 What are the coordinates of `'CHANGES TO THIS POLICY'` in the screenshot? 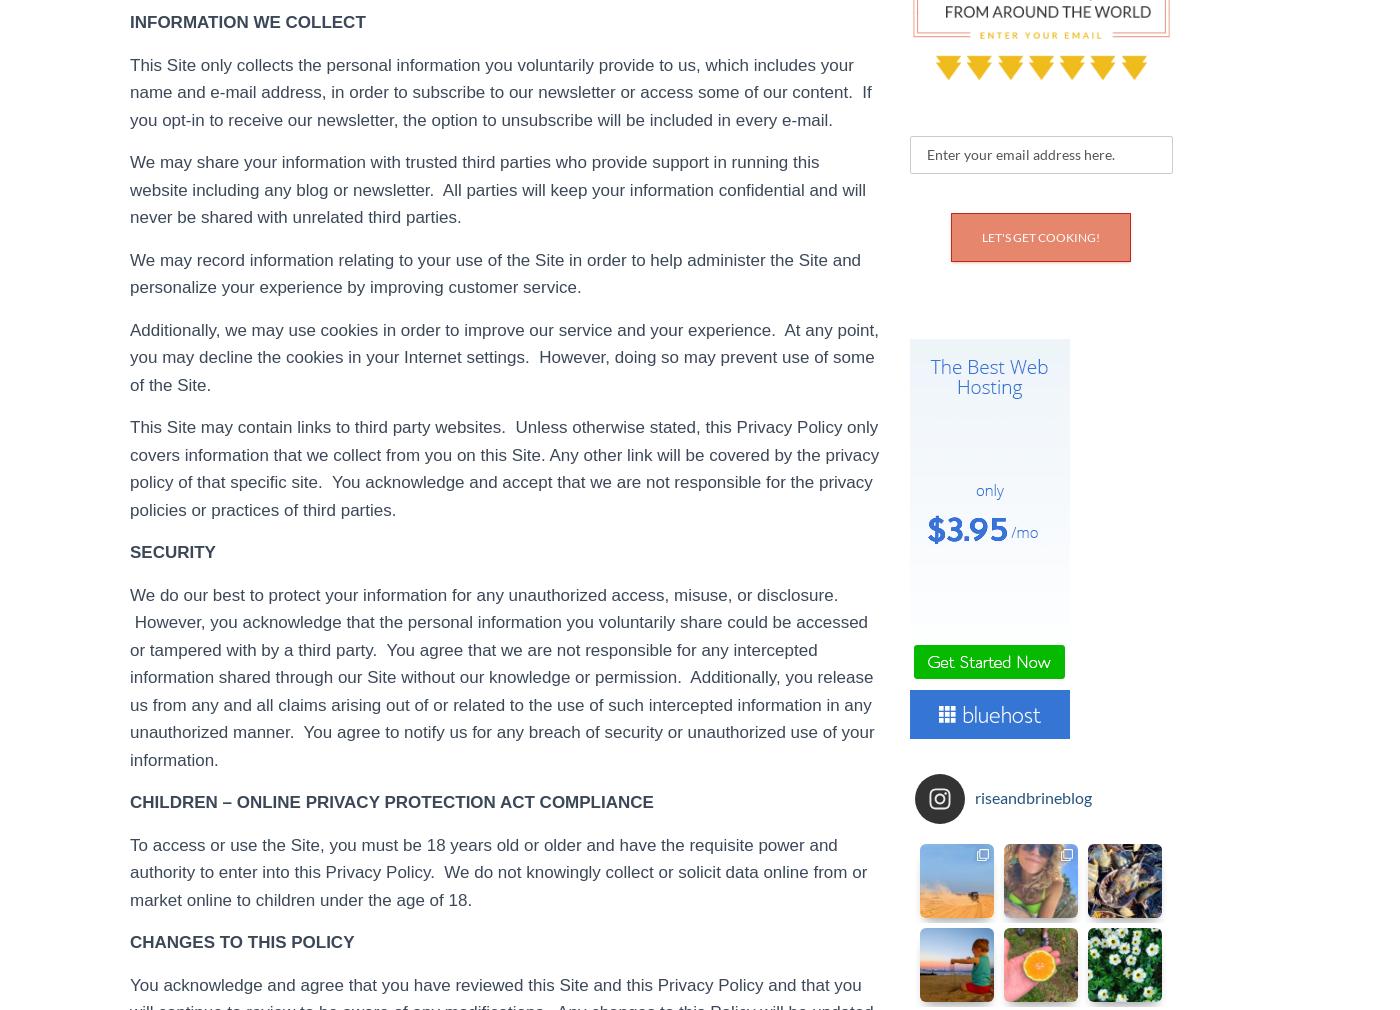 It's located at (242, 942).